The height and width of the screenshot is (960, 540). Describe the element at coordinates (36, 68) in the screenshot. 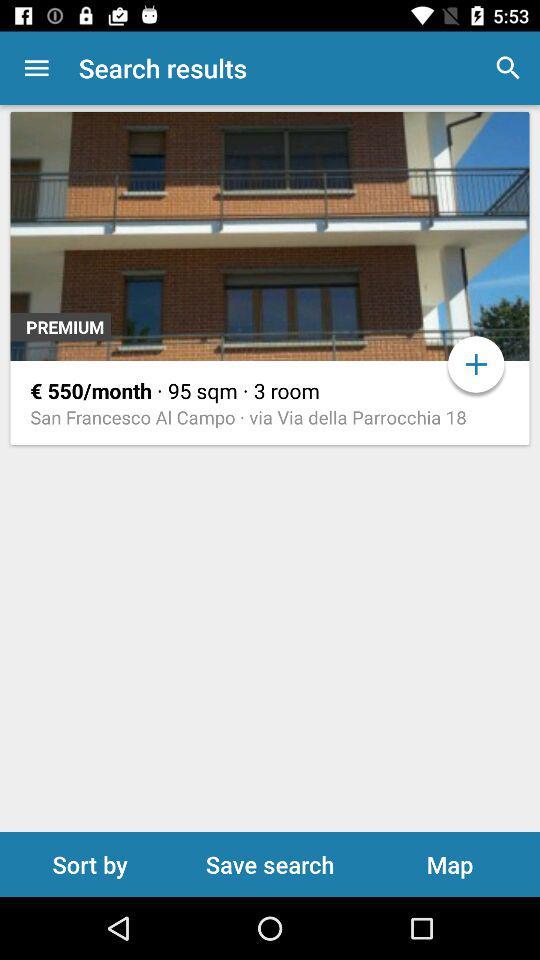

I see `icon to the left of search results app` at that location.